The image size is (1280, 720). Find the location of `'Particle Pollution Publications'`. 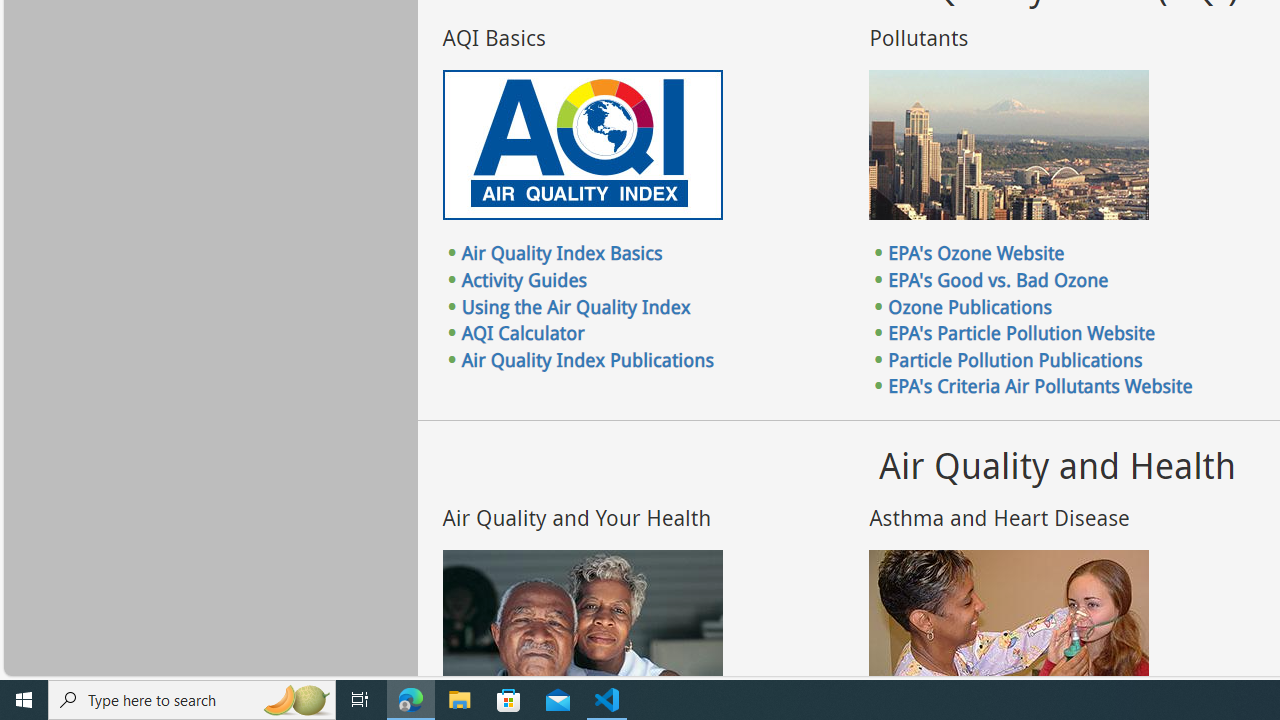

'Particle Pollution Publications' is located at coordinates (1015, 358).